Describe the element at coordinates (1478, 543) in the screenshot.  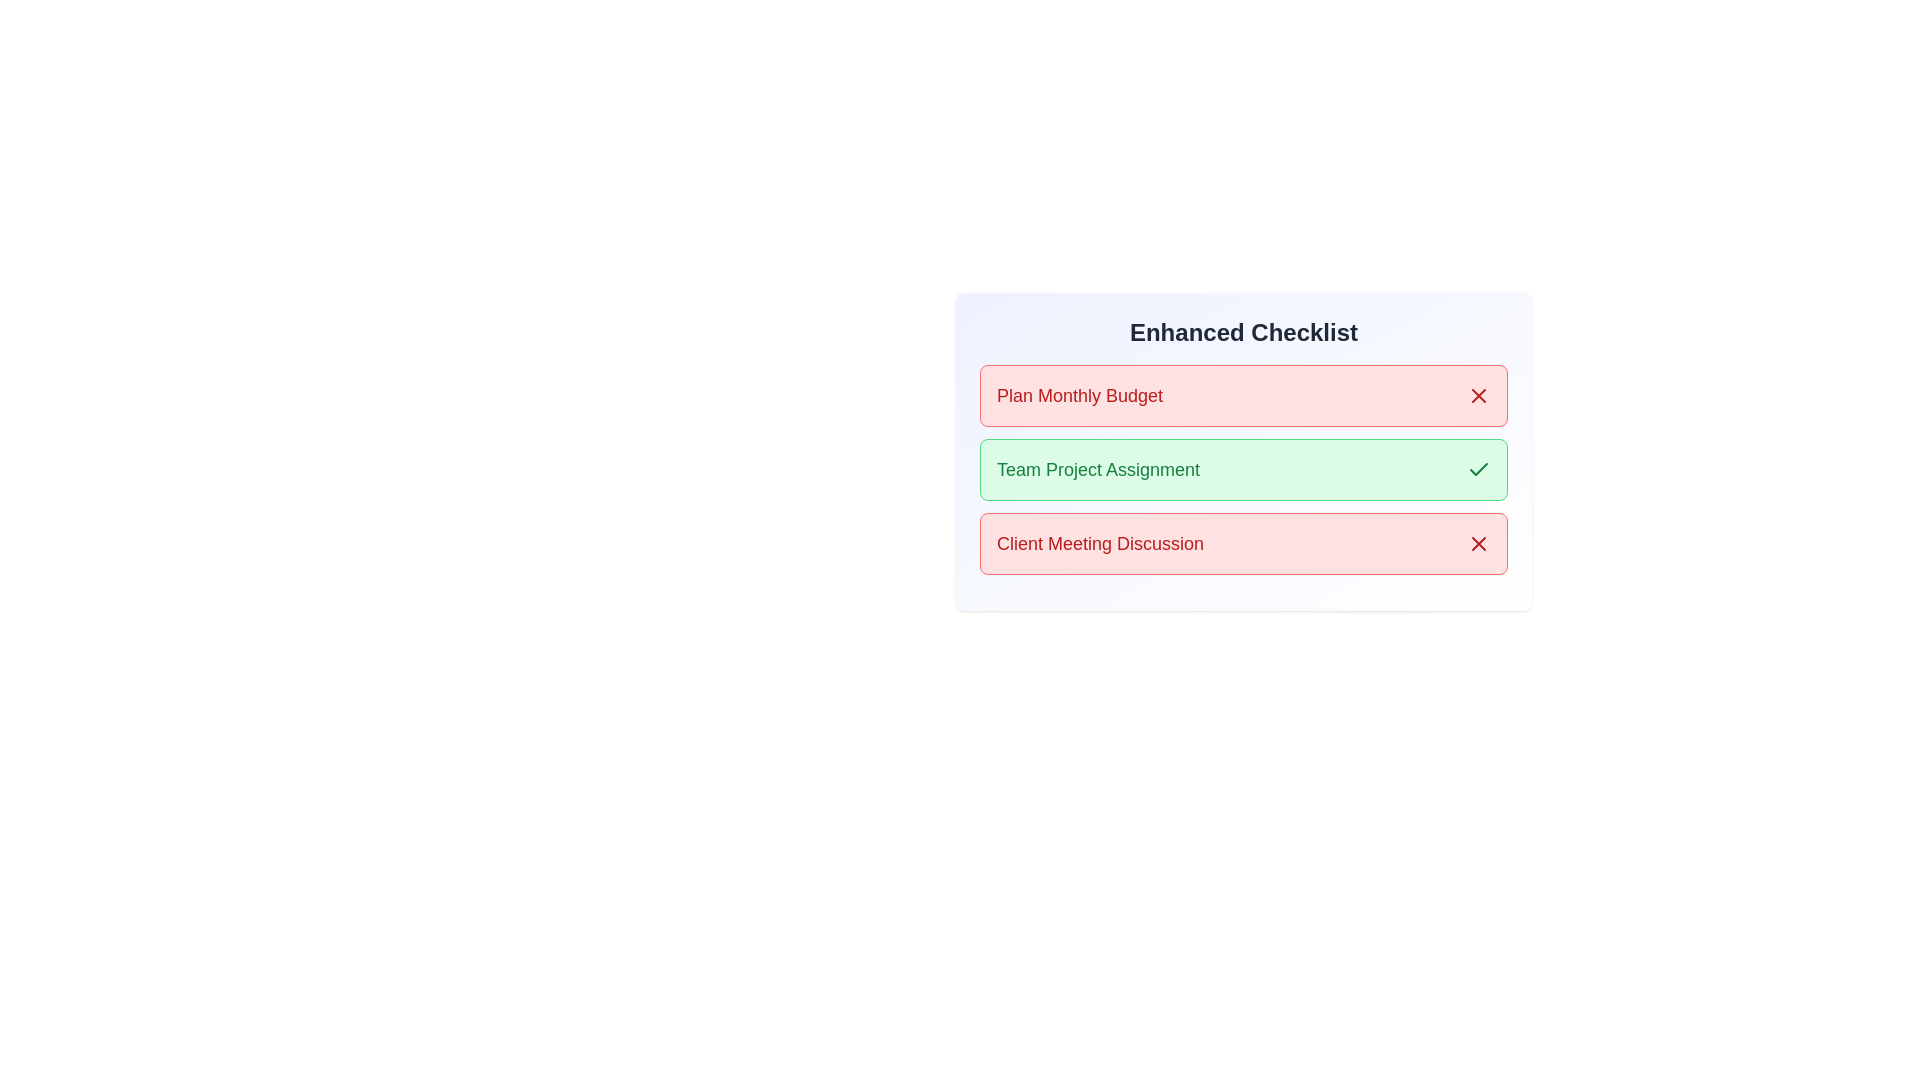
I see `the red cross icon button` at that location.